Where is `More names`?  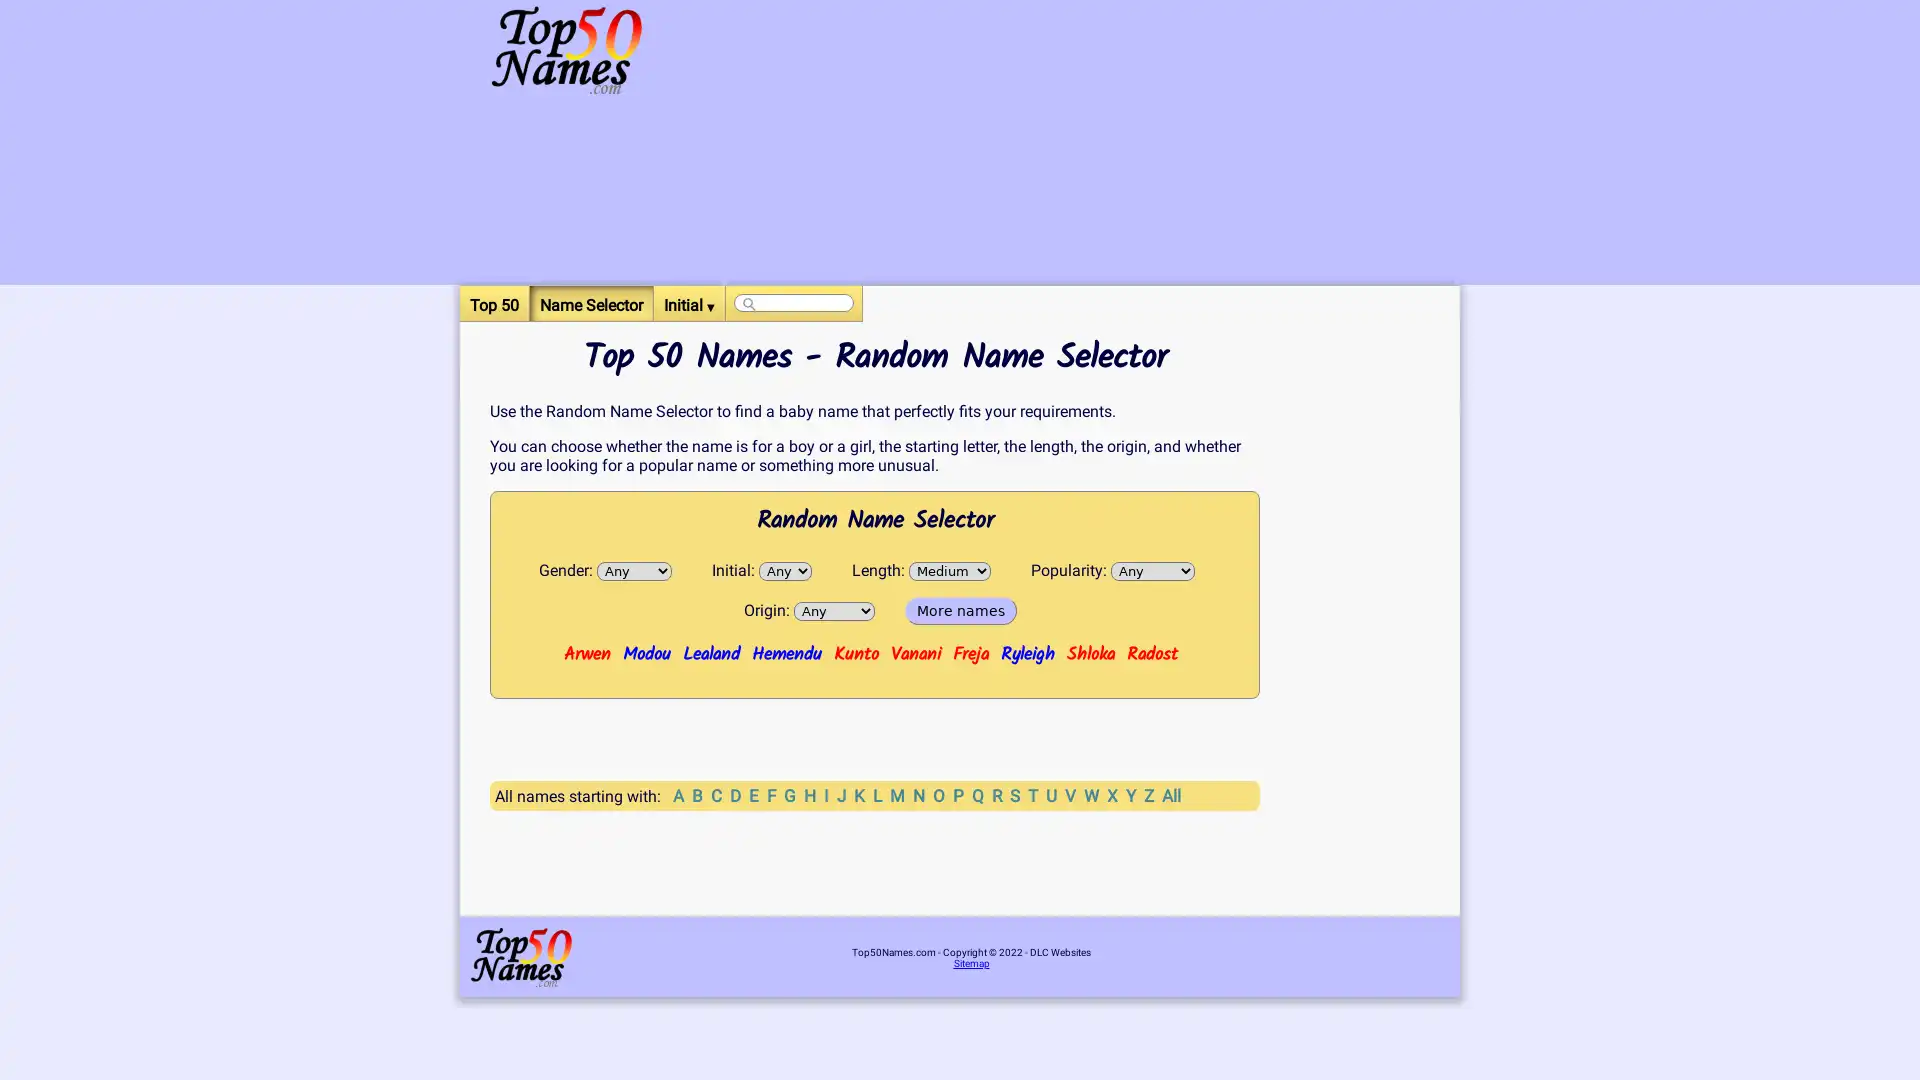 More names is located at coordinates (960, 609).